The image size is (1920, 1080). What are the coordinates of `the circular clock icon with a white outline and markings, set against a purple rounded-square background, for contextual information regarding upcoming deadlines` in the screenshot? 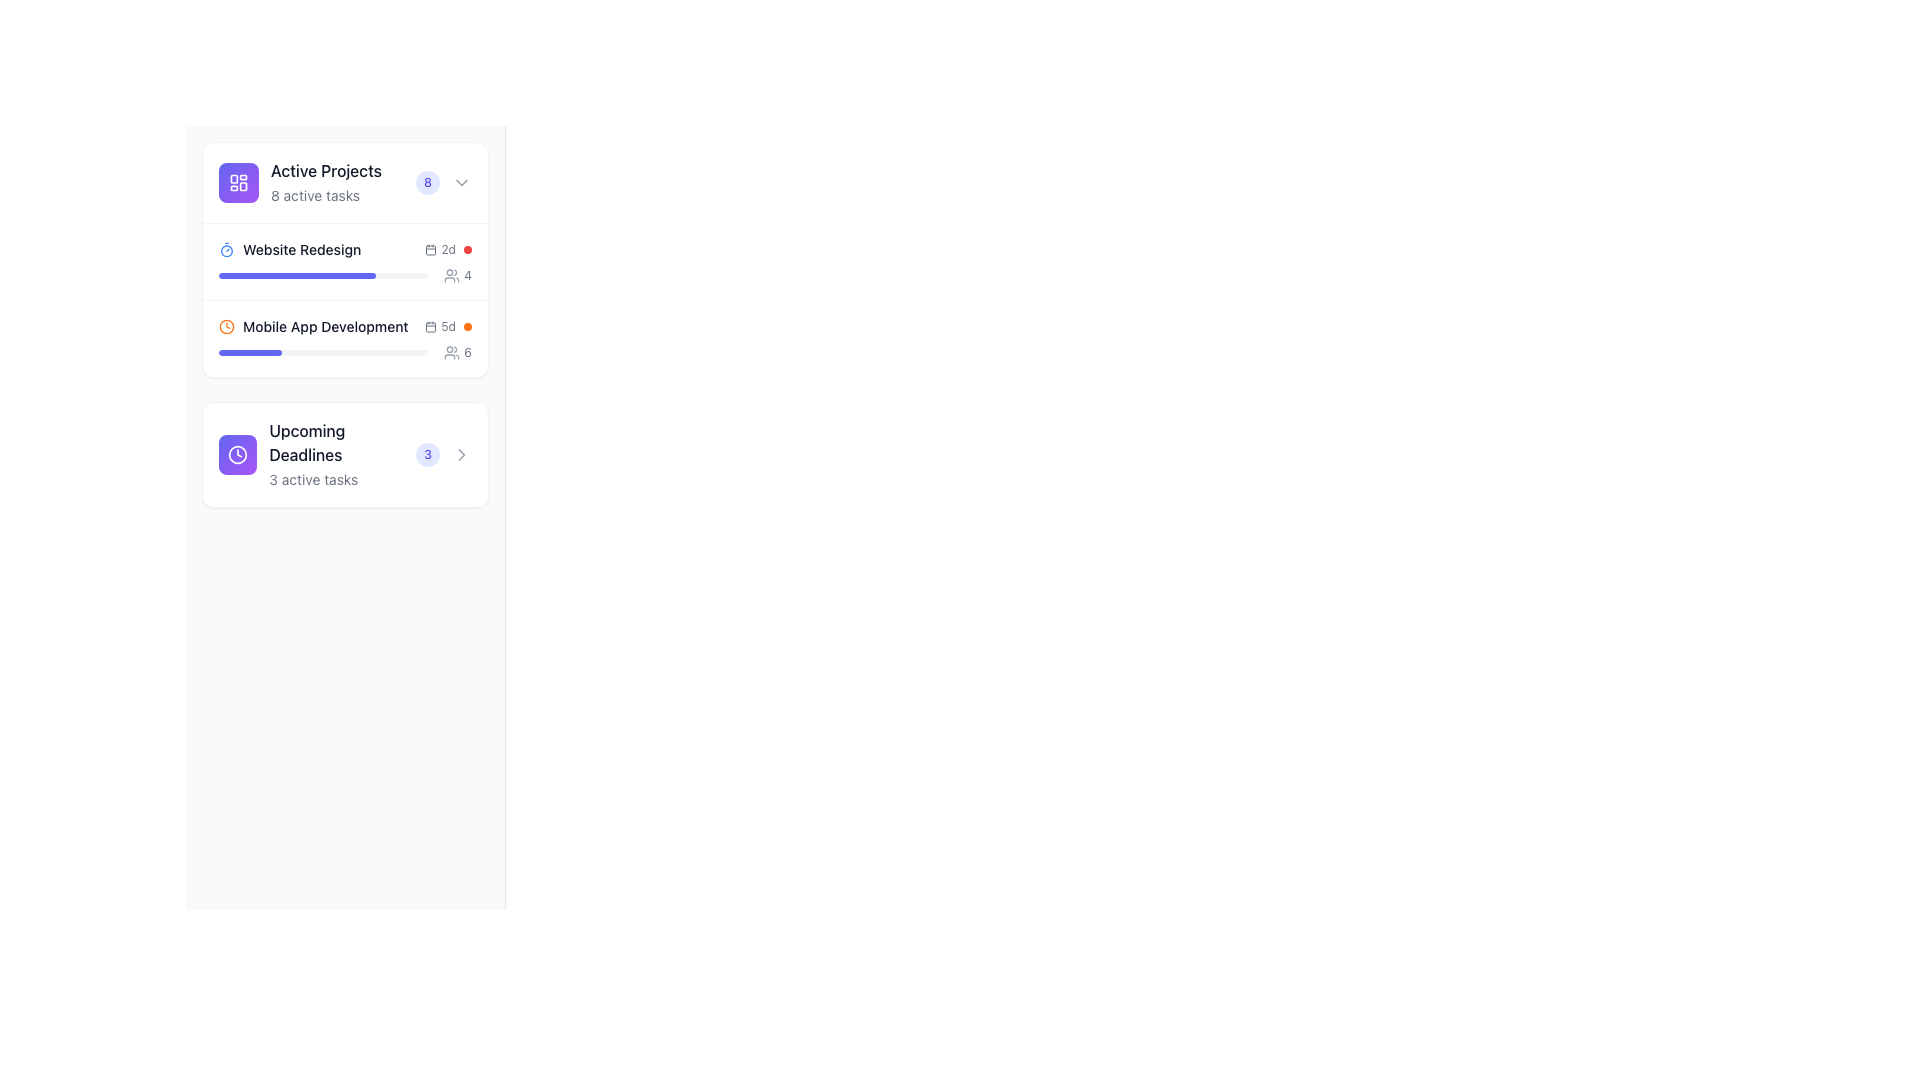 It's located at (238, 455).